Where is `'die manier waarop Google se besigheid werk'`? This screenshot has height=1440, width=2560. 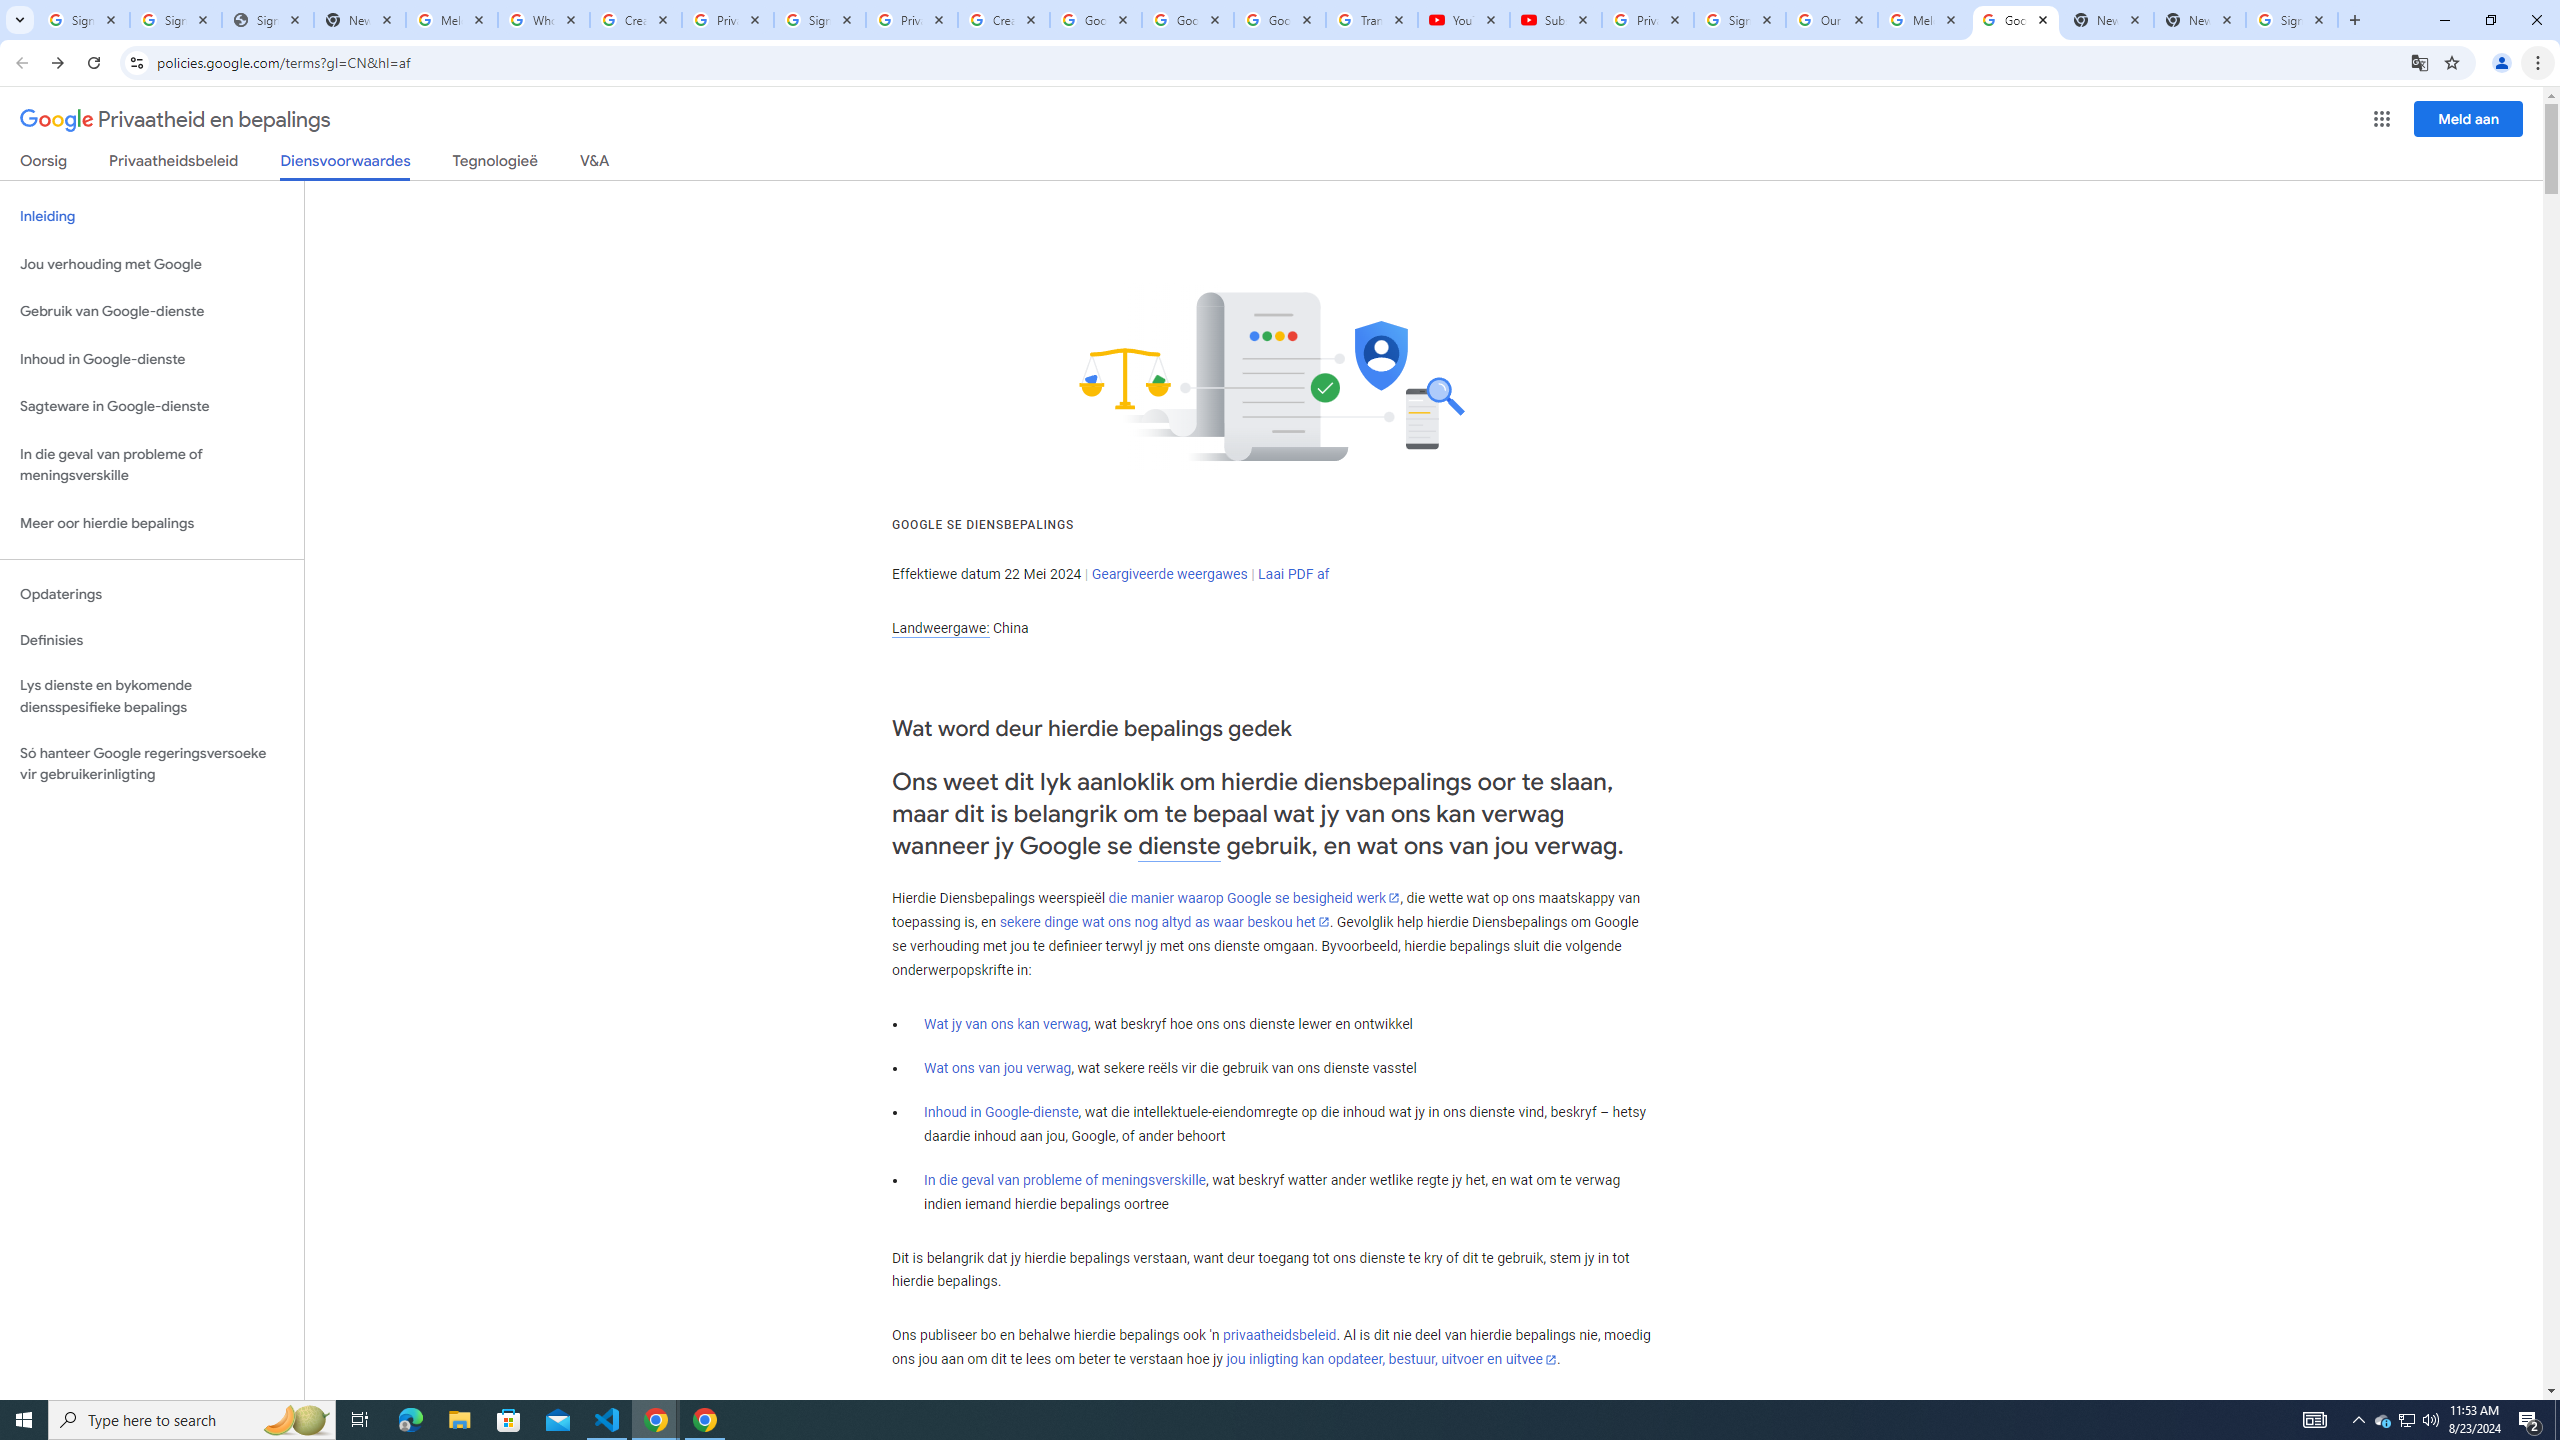 'die manier waarop Google se besigheid werk' is located at coordinates (1253, 896).